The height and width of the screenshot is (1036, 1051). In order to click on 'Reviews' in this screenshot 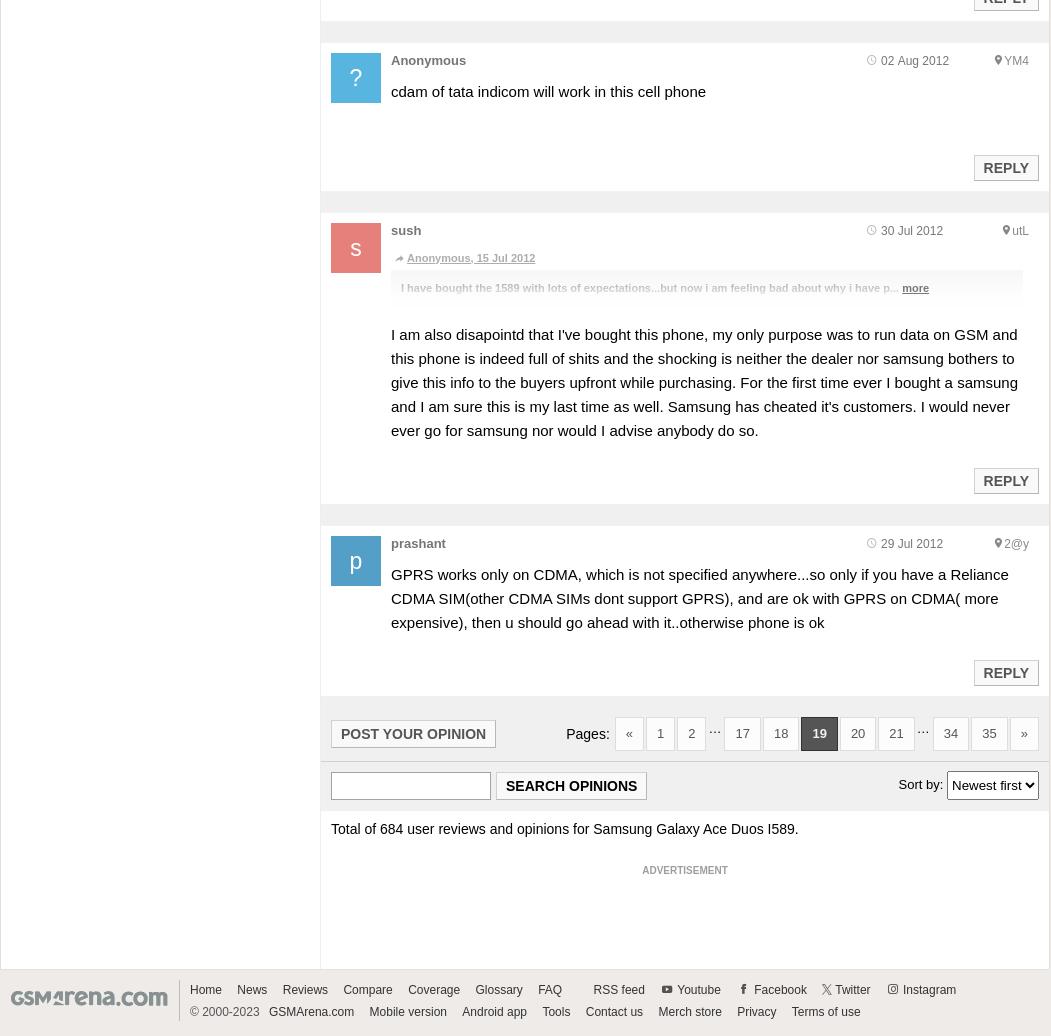, I will do `click(304, 988)`.